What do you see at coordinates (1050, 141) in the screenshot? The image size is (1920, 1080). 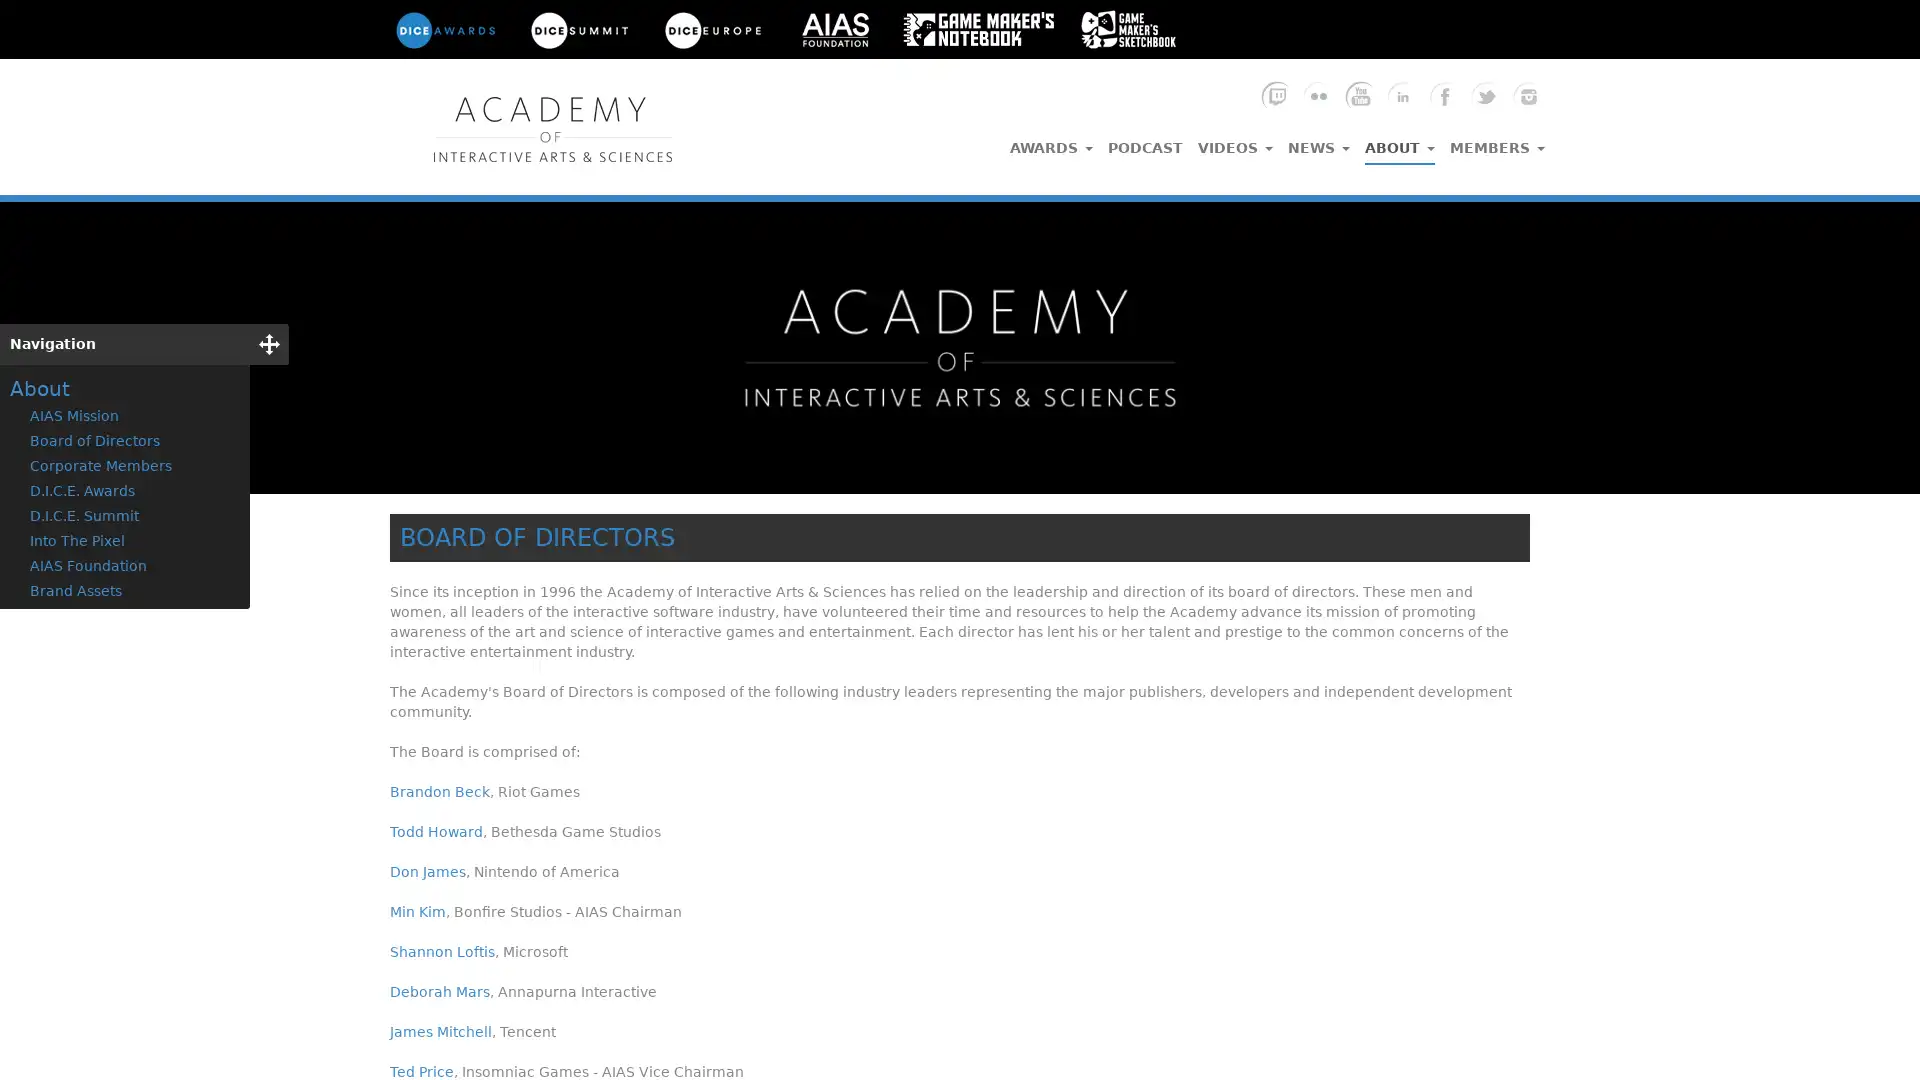 I see `AWARDS` at bounding box center [1050, 141].